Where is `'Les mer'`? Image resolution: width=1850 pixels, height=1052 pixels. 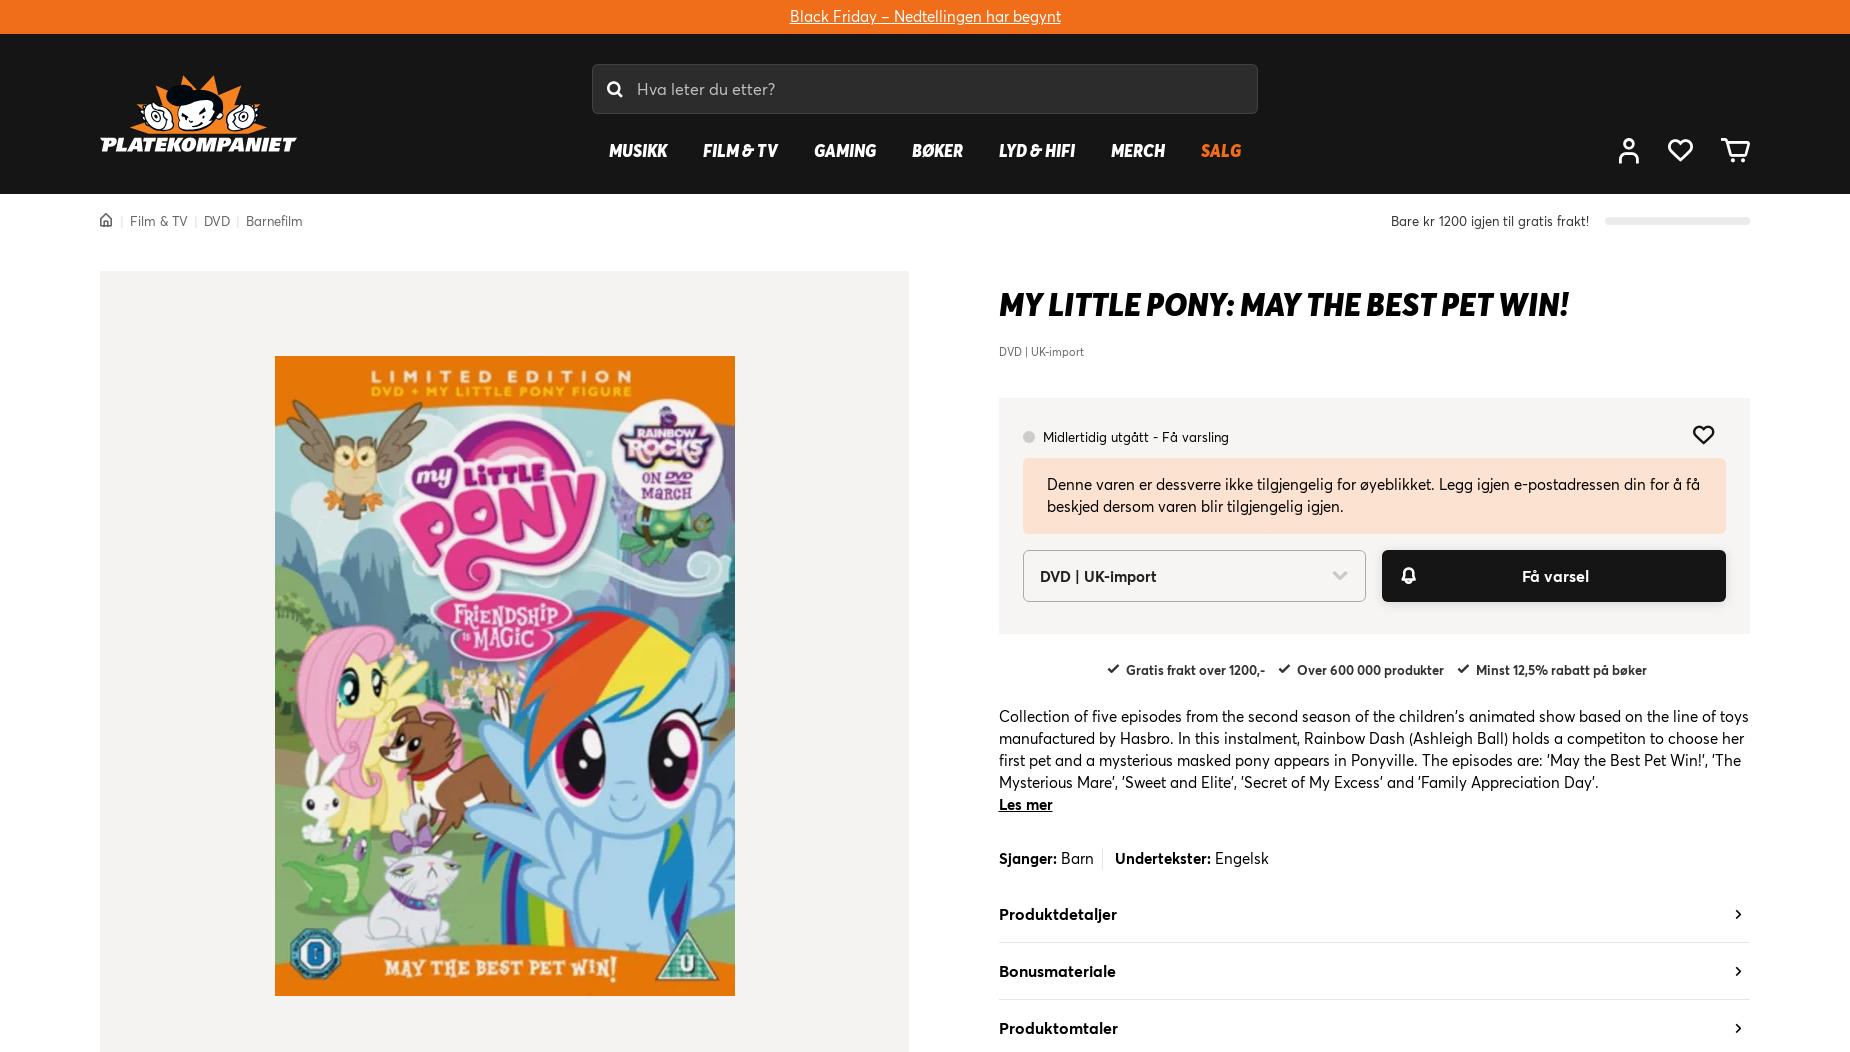 'Les mer' is located at coordinates (1024, 804).